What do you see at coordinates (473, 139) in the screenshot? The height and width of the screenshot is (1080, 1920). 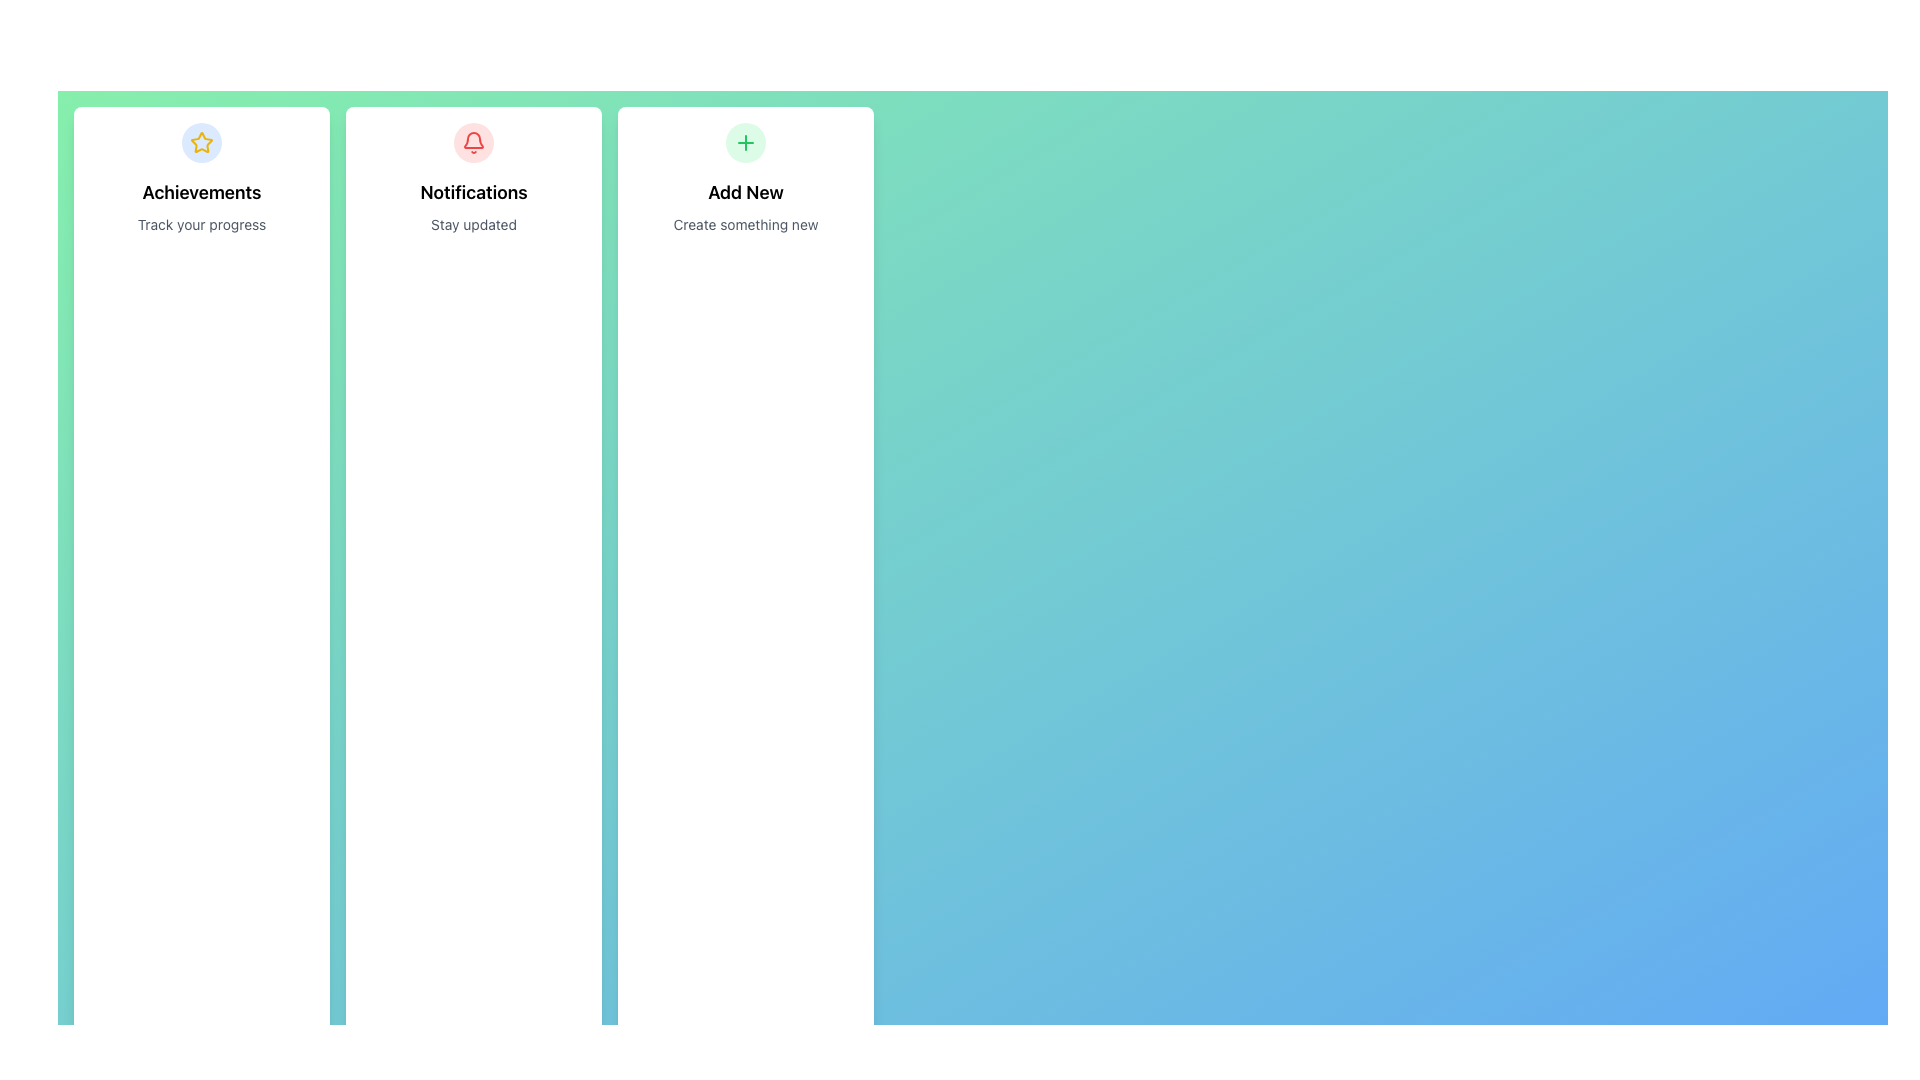 I see `the red bell icon representing notifications, which is centered within the notifications card of the interface` at bounding box center [473, 139].